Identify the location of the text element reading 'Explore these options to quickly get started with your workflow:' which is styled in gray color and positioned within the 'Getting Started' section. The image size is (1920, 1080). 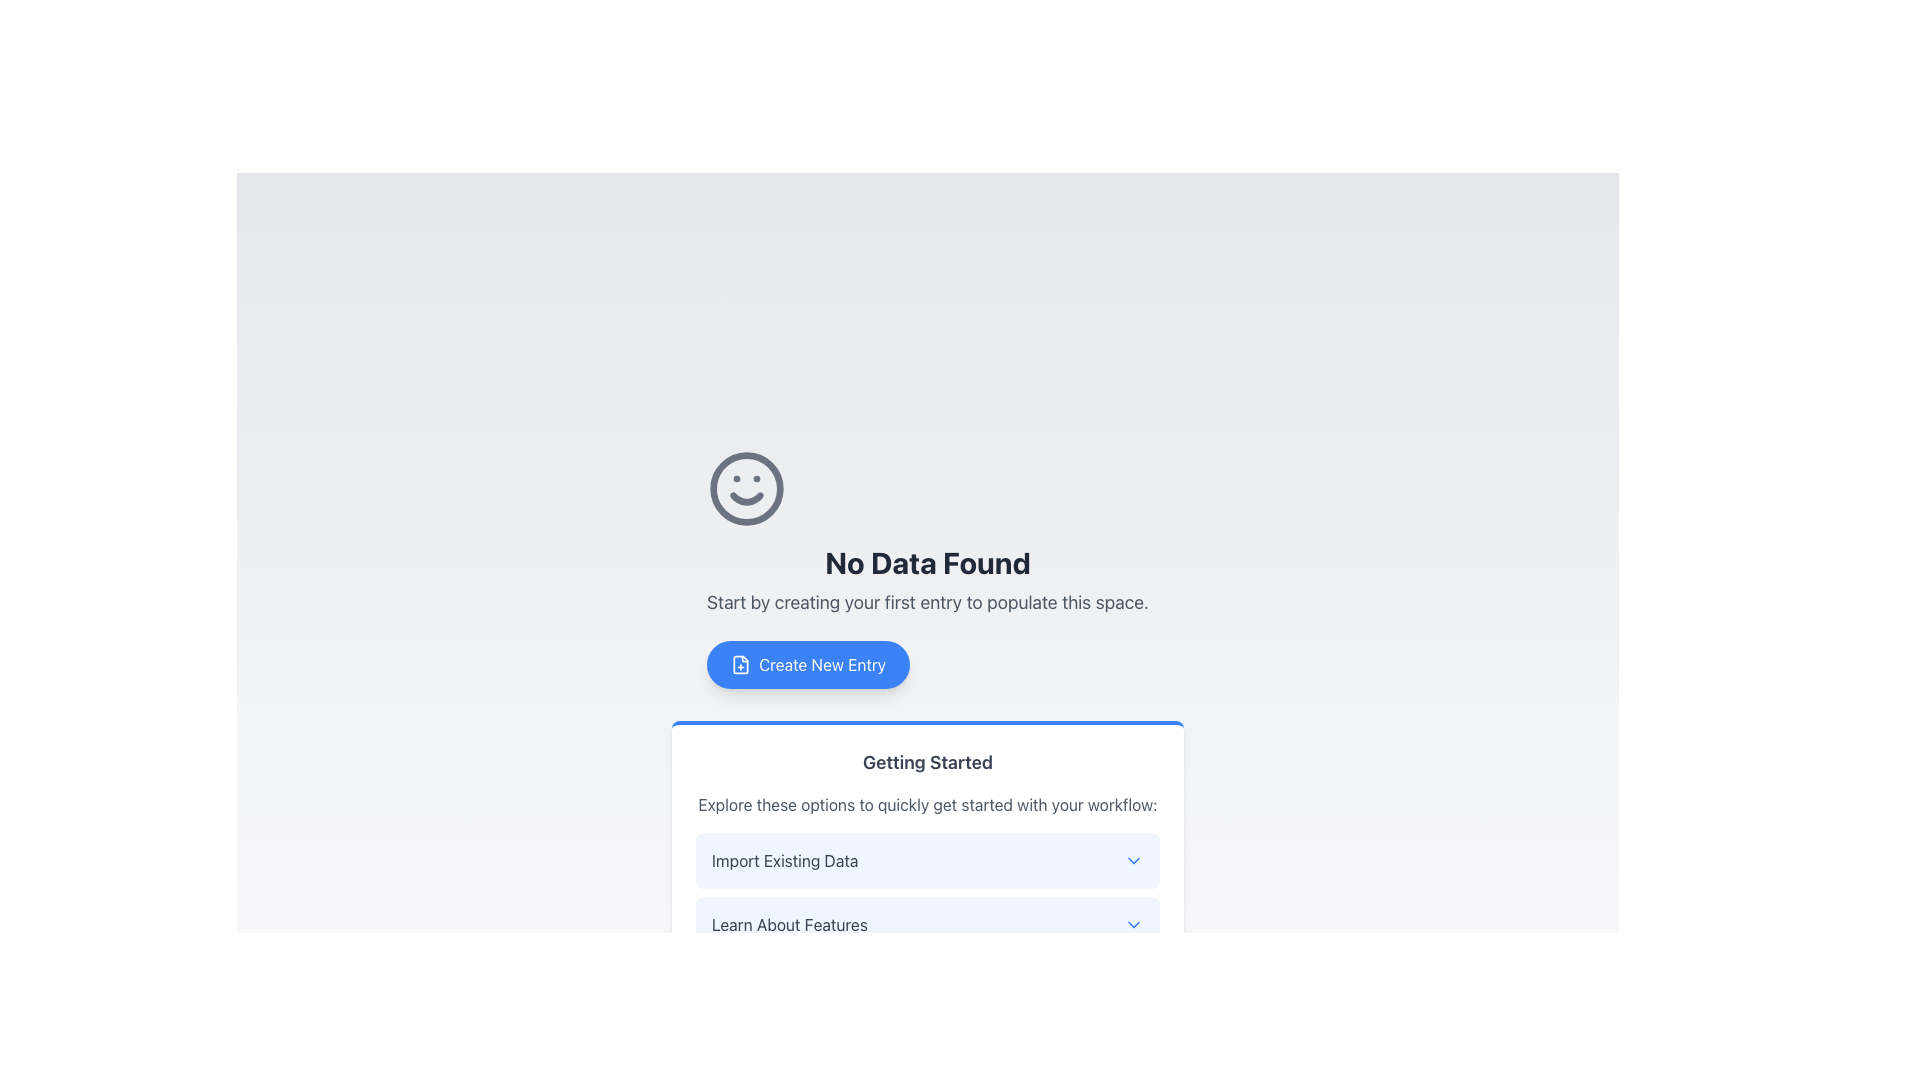
(926, 804).